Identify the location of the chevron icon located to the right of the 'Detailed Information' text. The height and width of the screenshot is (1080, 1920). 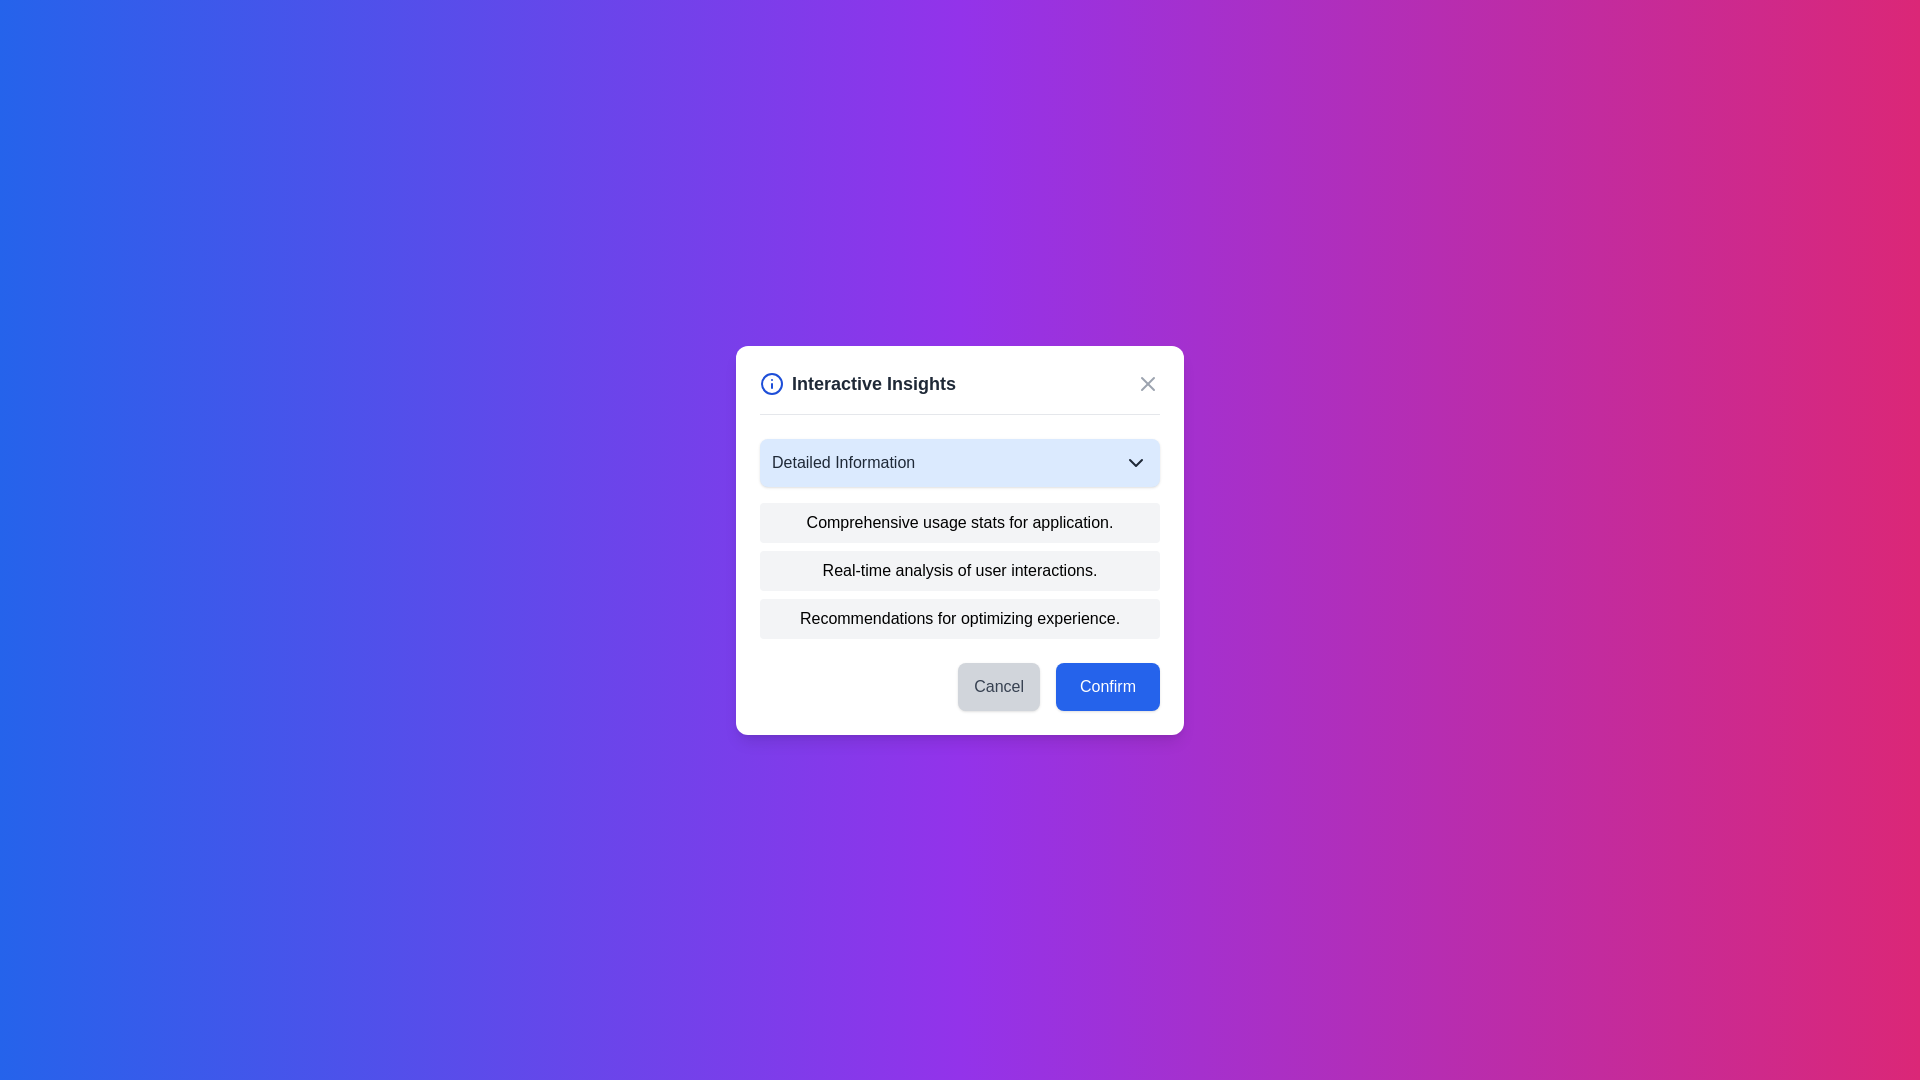
(1136, 462).